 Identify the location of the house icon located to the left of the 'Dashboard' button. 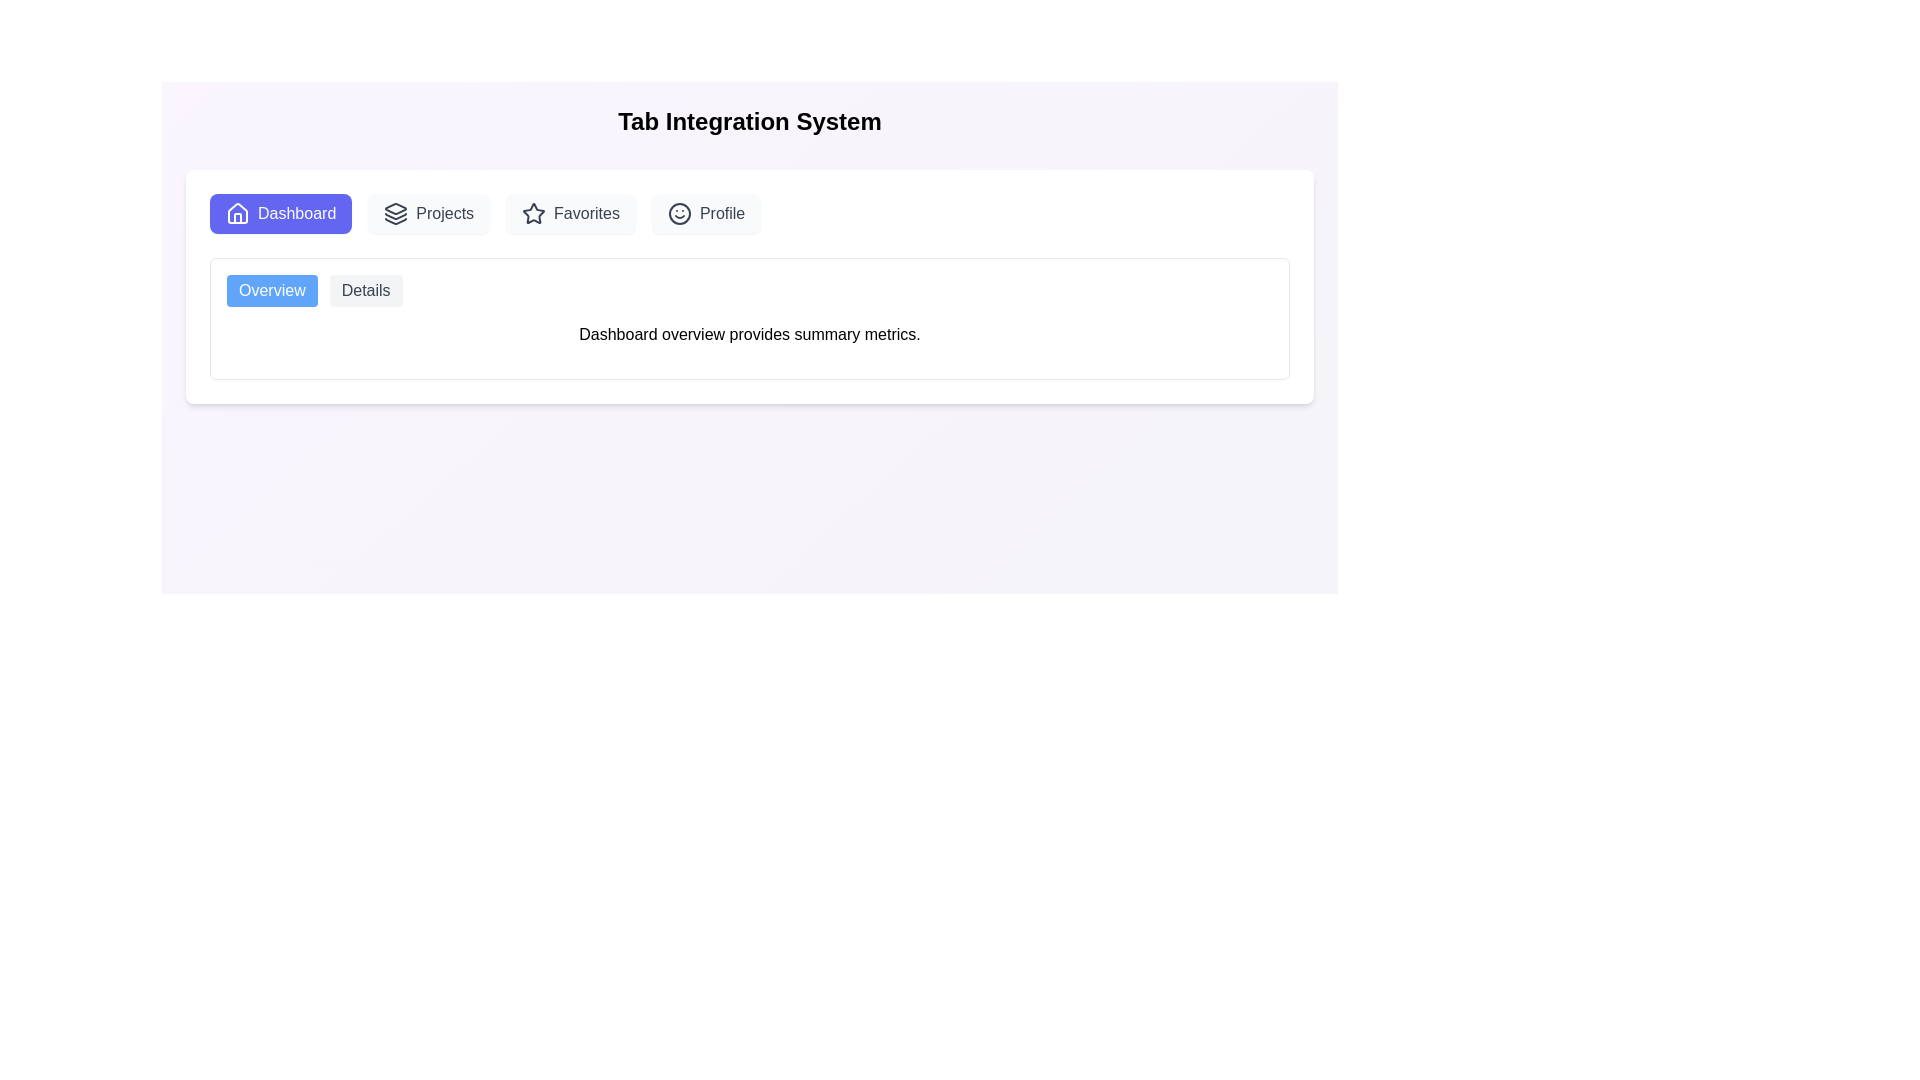
(238, 213).